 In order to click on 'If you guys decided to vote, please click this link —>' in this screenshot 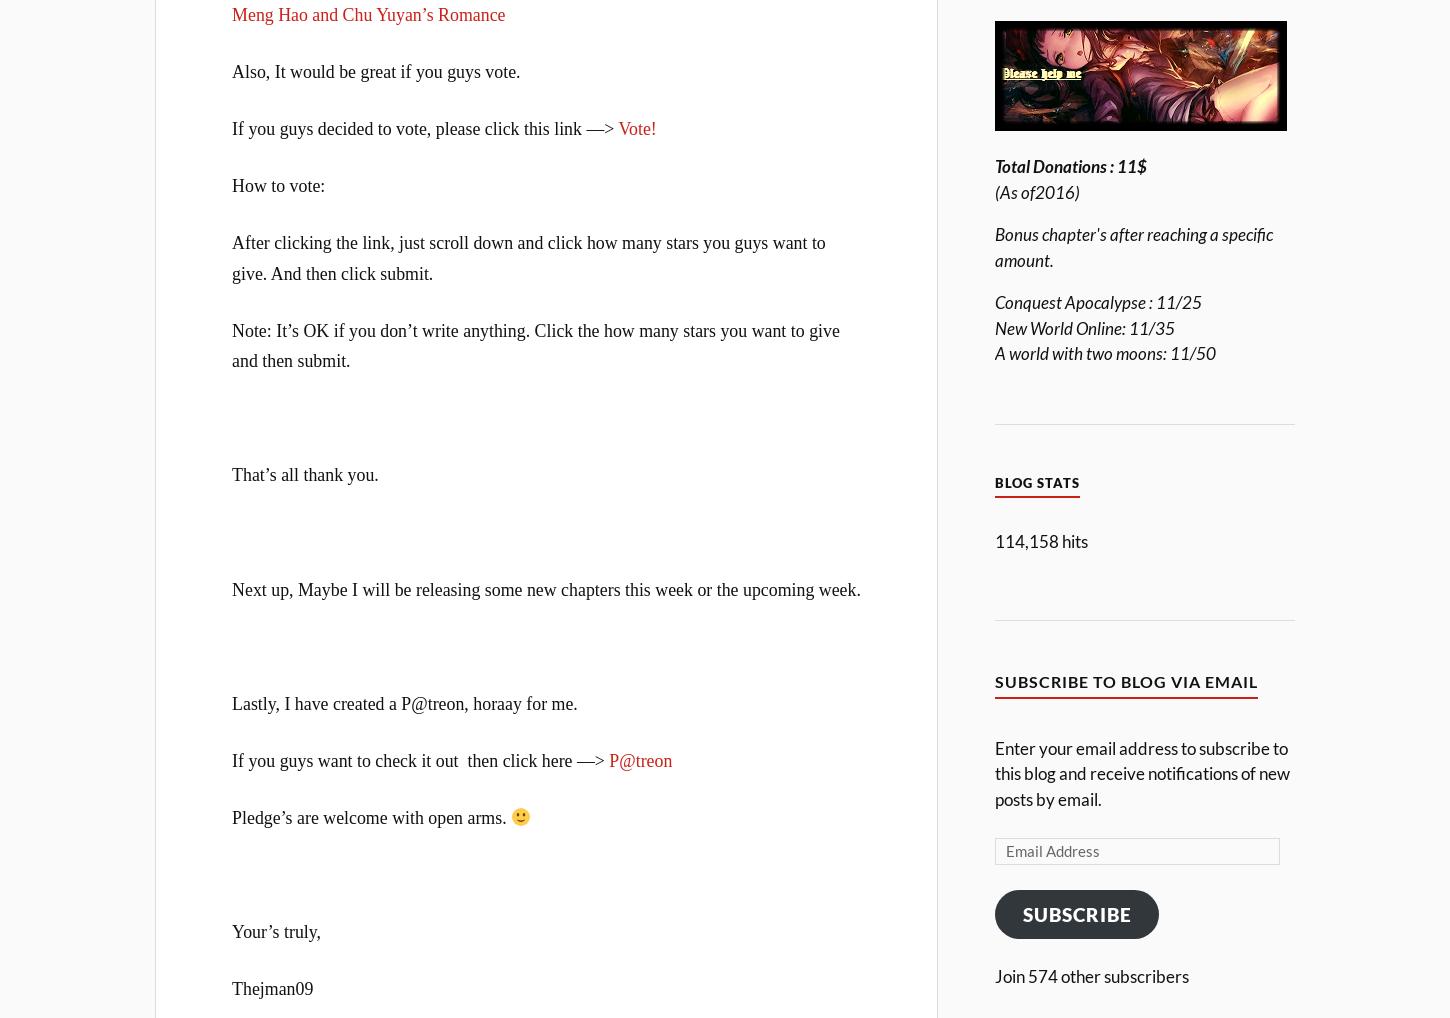, I will do `click(423, 127)`.